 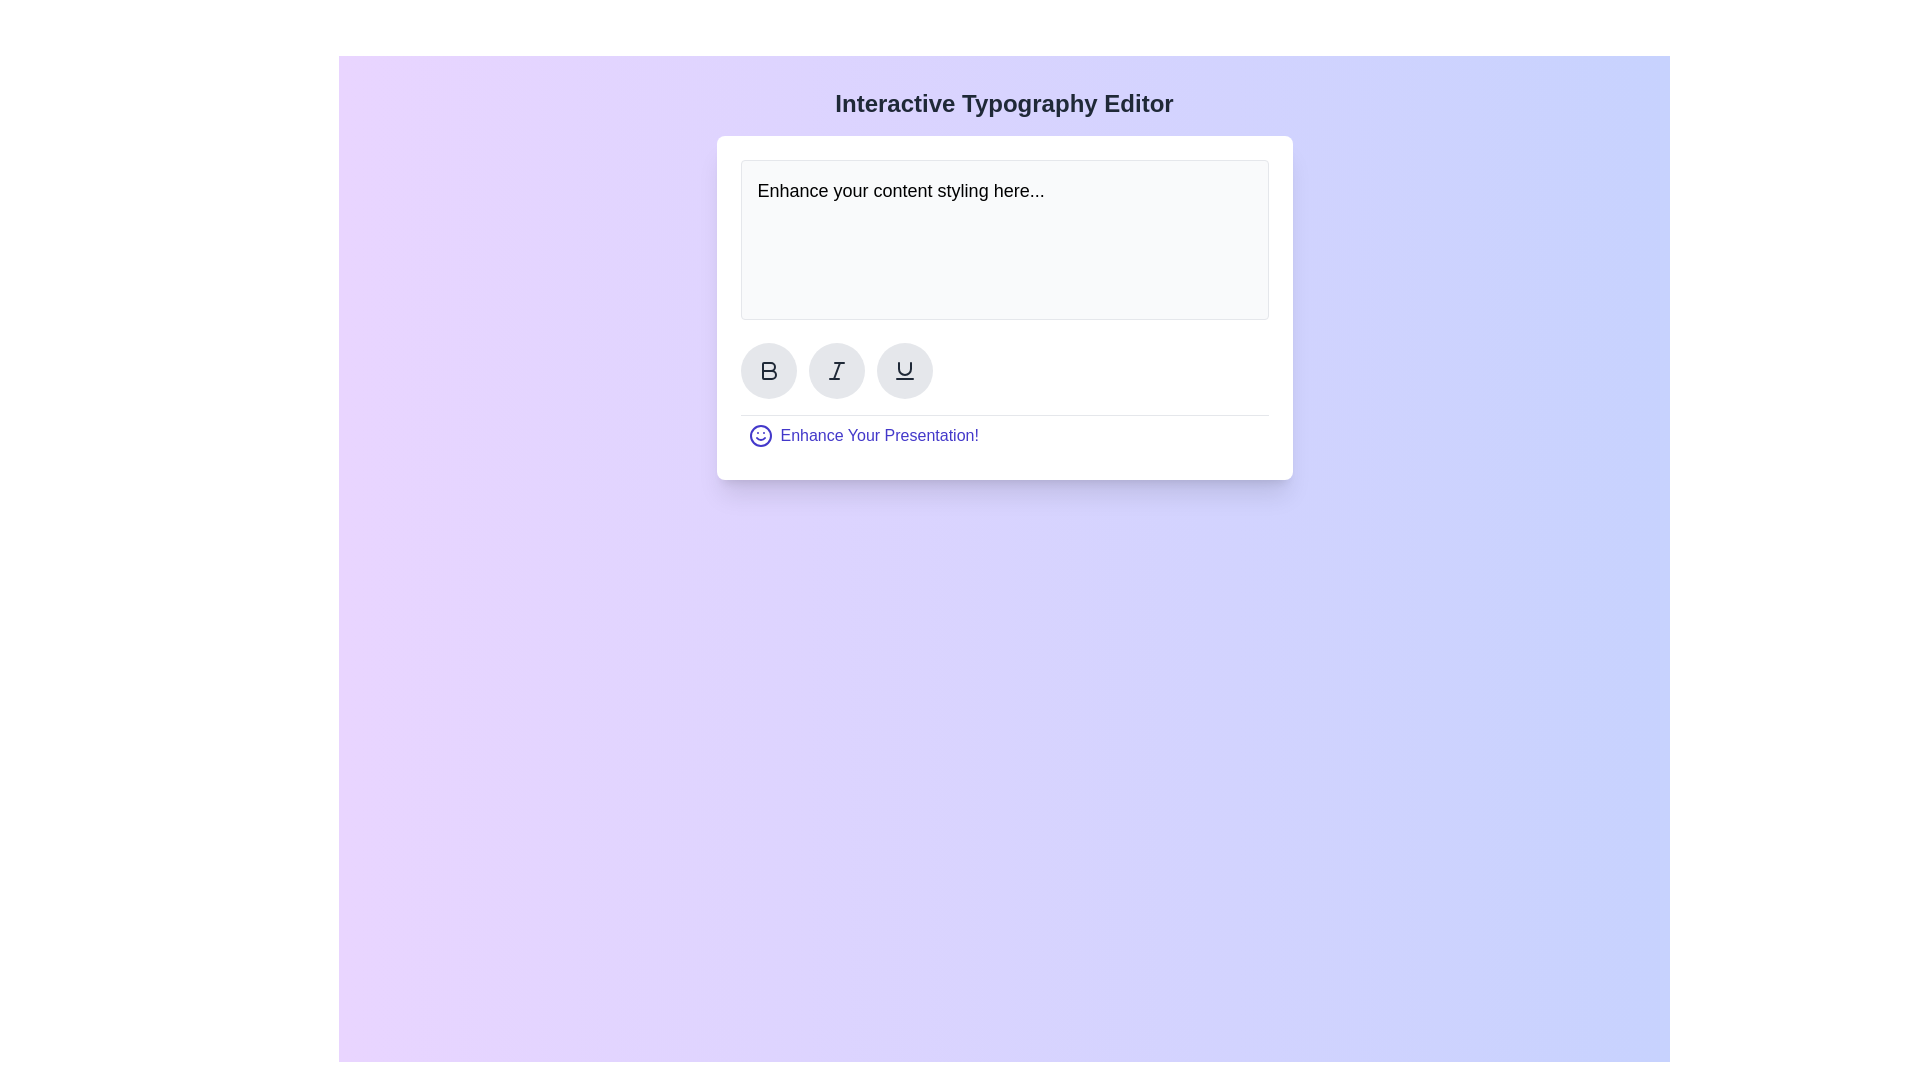 What do you see at coordinates (759, 434) in the screenshot?
I see `the cheerful mood icon located to the left of the text 'Enhance Your Presentation!' by moving the cursor over it` at bounding box center [759, 434].